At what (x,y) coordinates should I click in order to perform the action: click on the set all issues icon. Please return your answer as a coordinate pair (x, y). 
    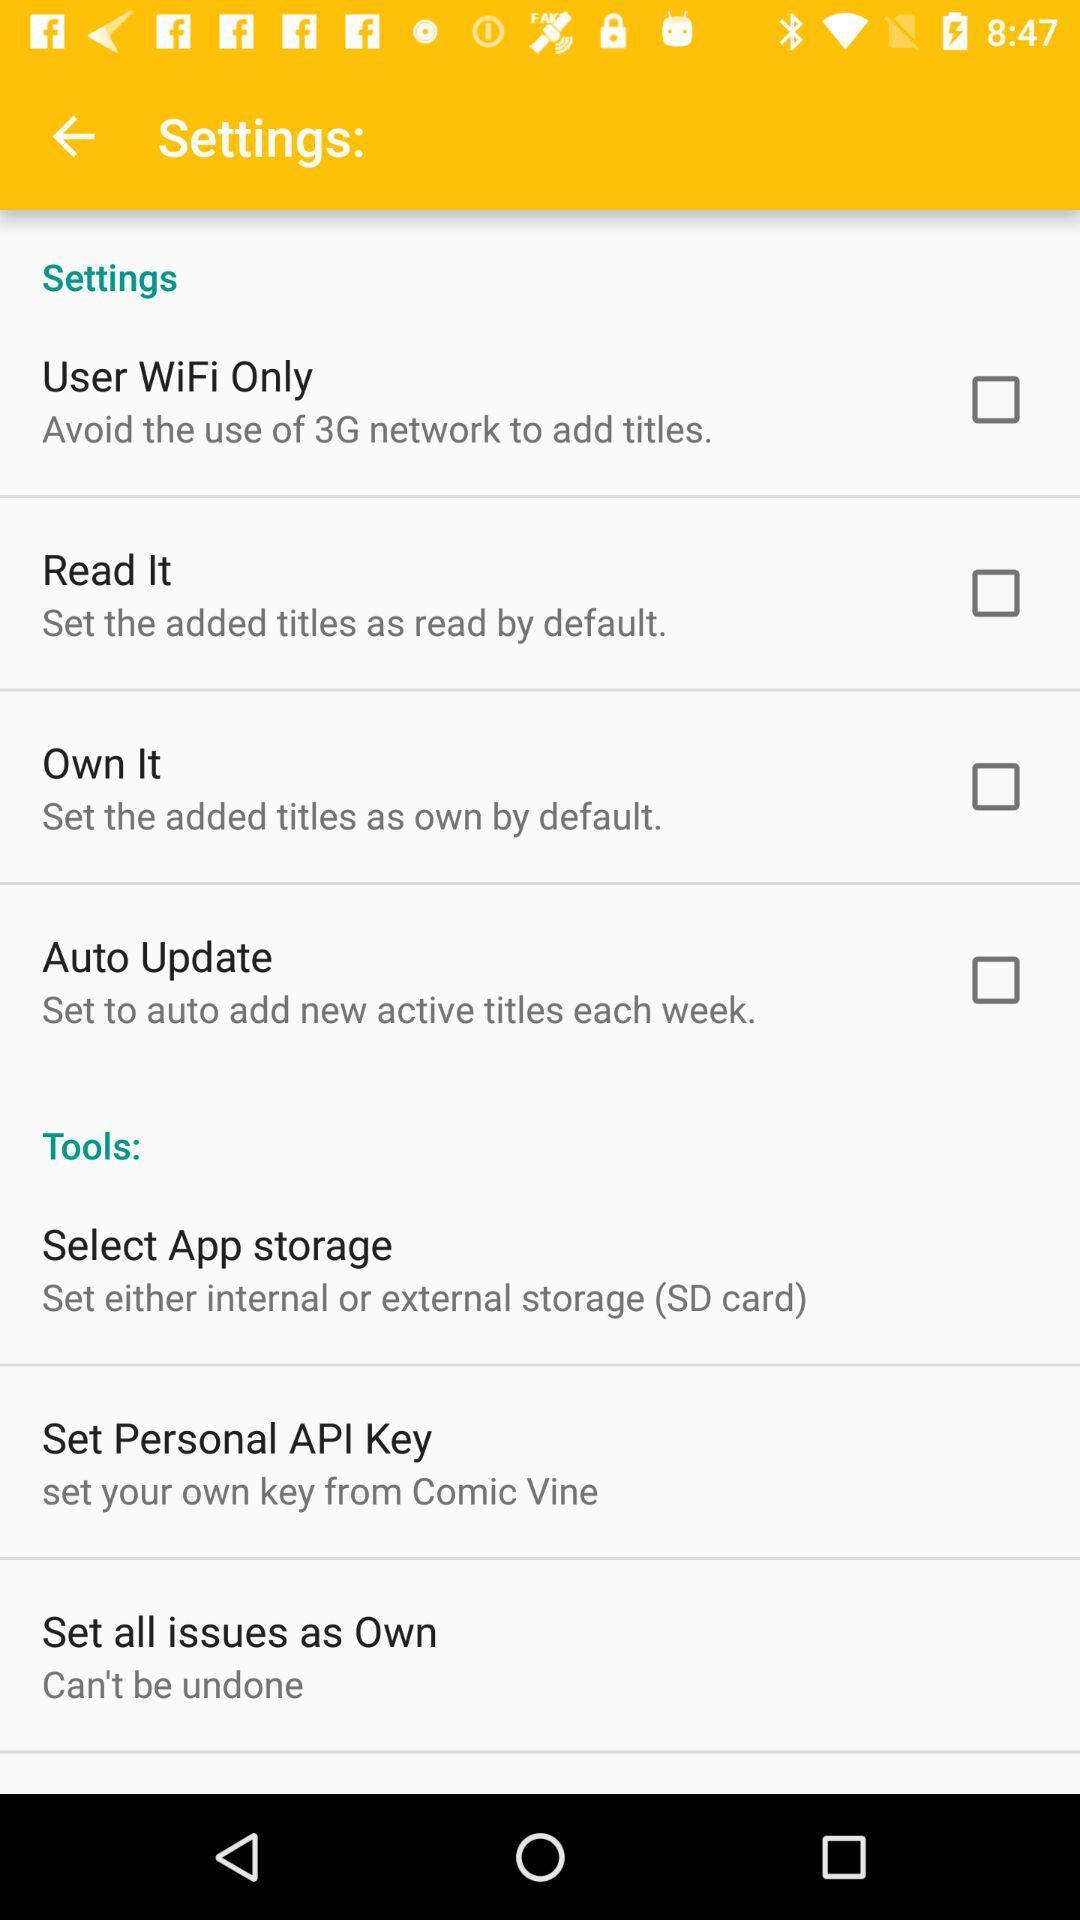
    Looking at the image, I should click on (238, 1630).